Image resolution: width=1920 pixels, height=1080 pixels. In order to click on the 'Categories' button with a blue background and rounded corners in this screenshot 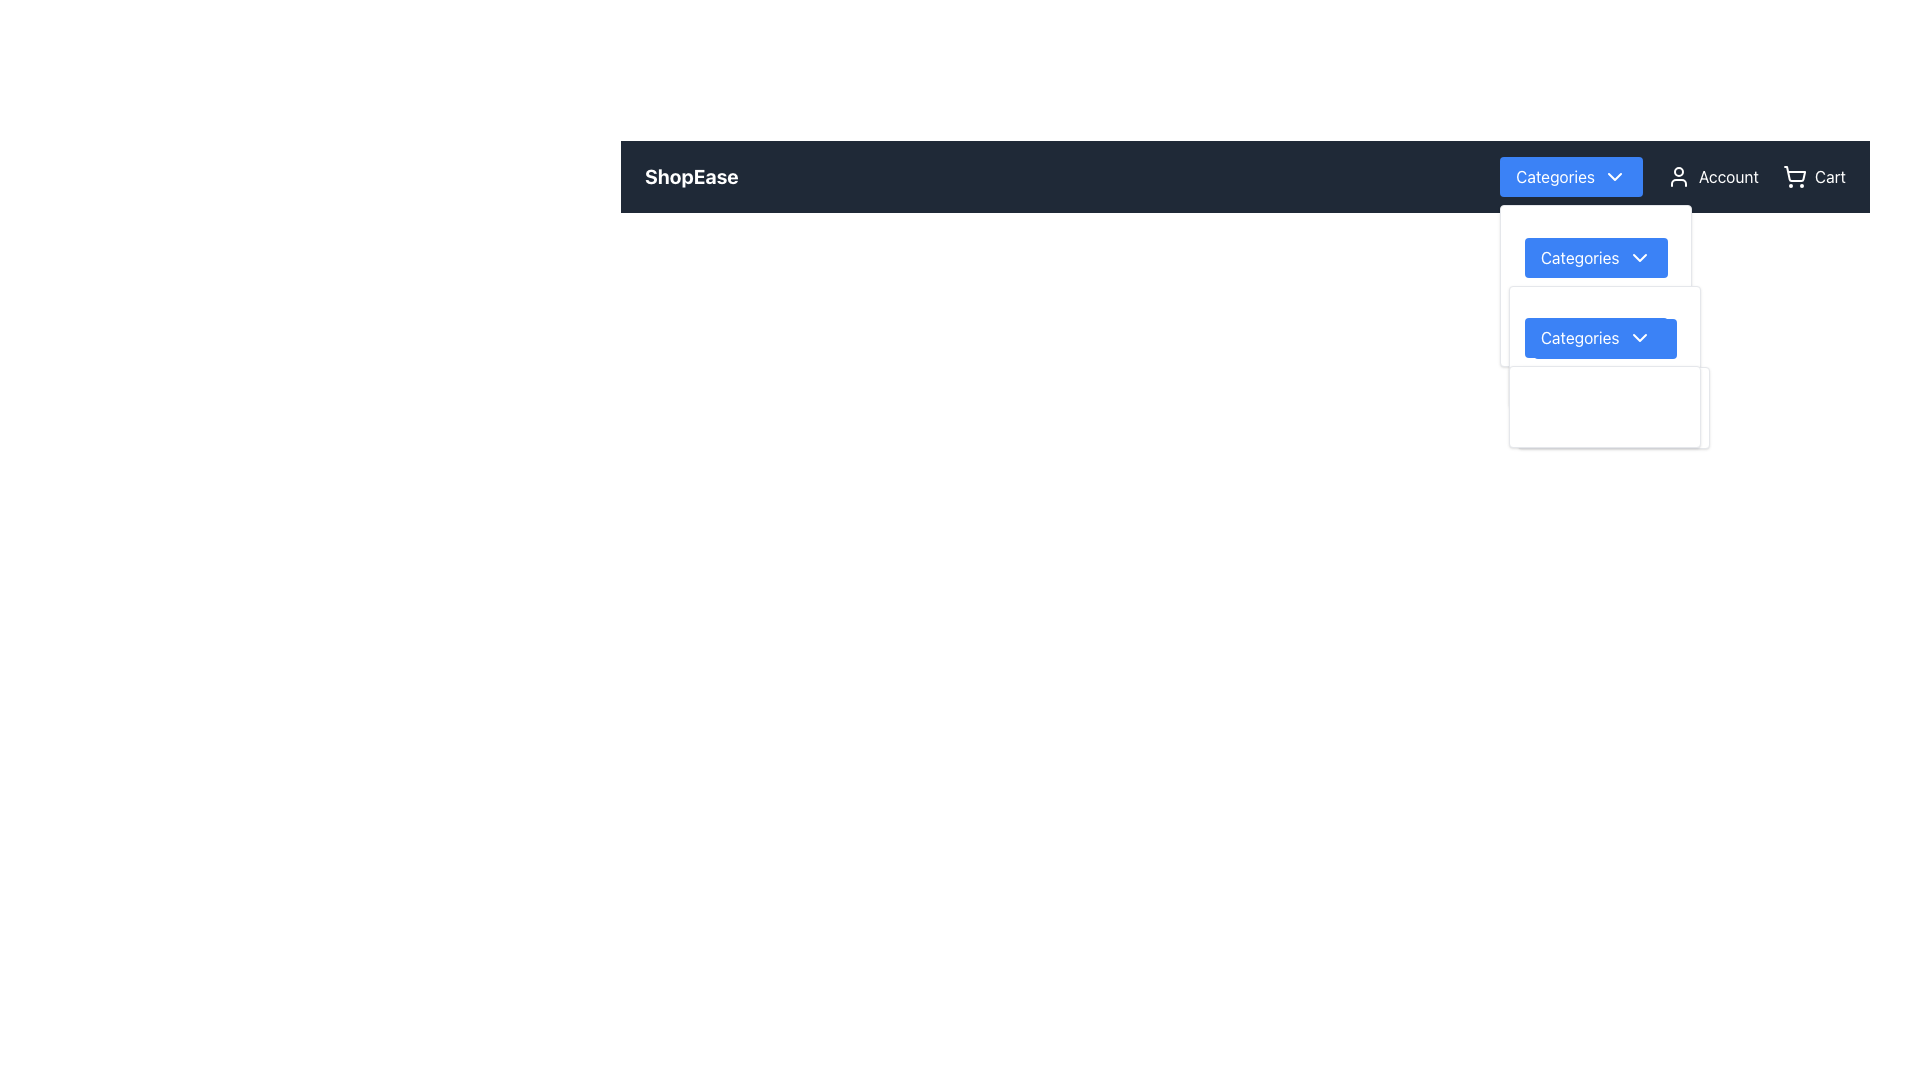, I will do `click(1595, 257)`.